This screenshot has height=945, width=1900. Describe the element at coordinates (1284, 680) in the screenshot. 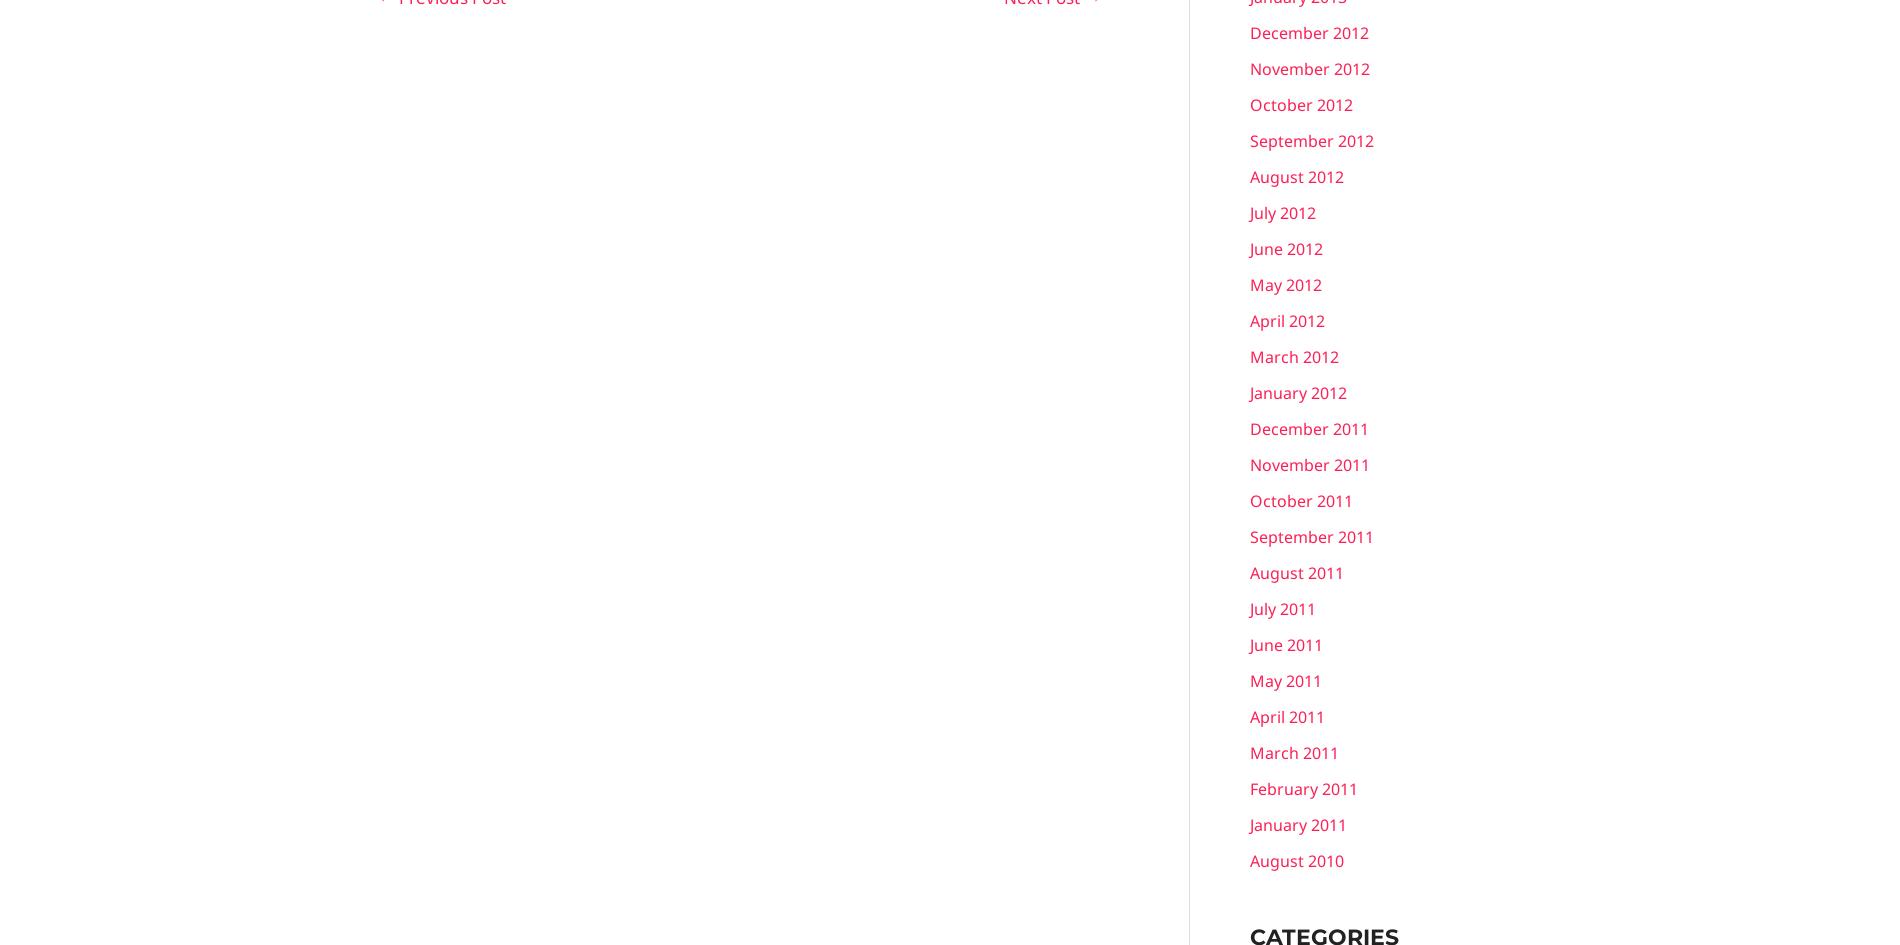

I see `'May 2011'` at that location.